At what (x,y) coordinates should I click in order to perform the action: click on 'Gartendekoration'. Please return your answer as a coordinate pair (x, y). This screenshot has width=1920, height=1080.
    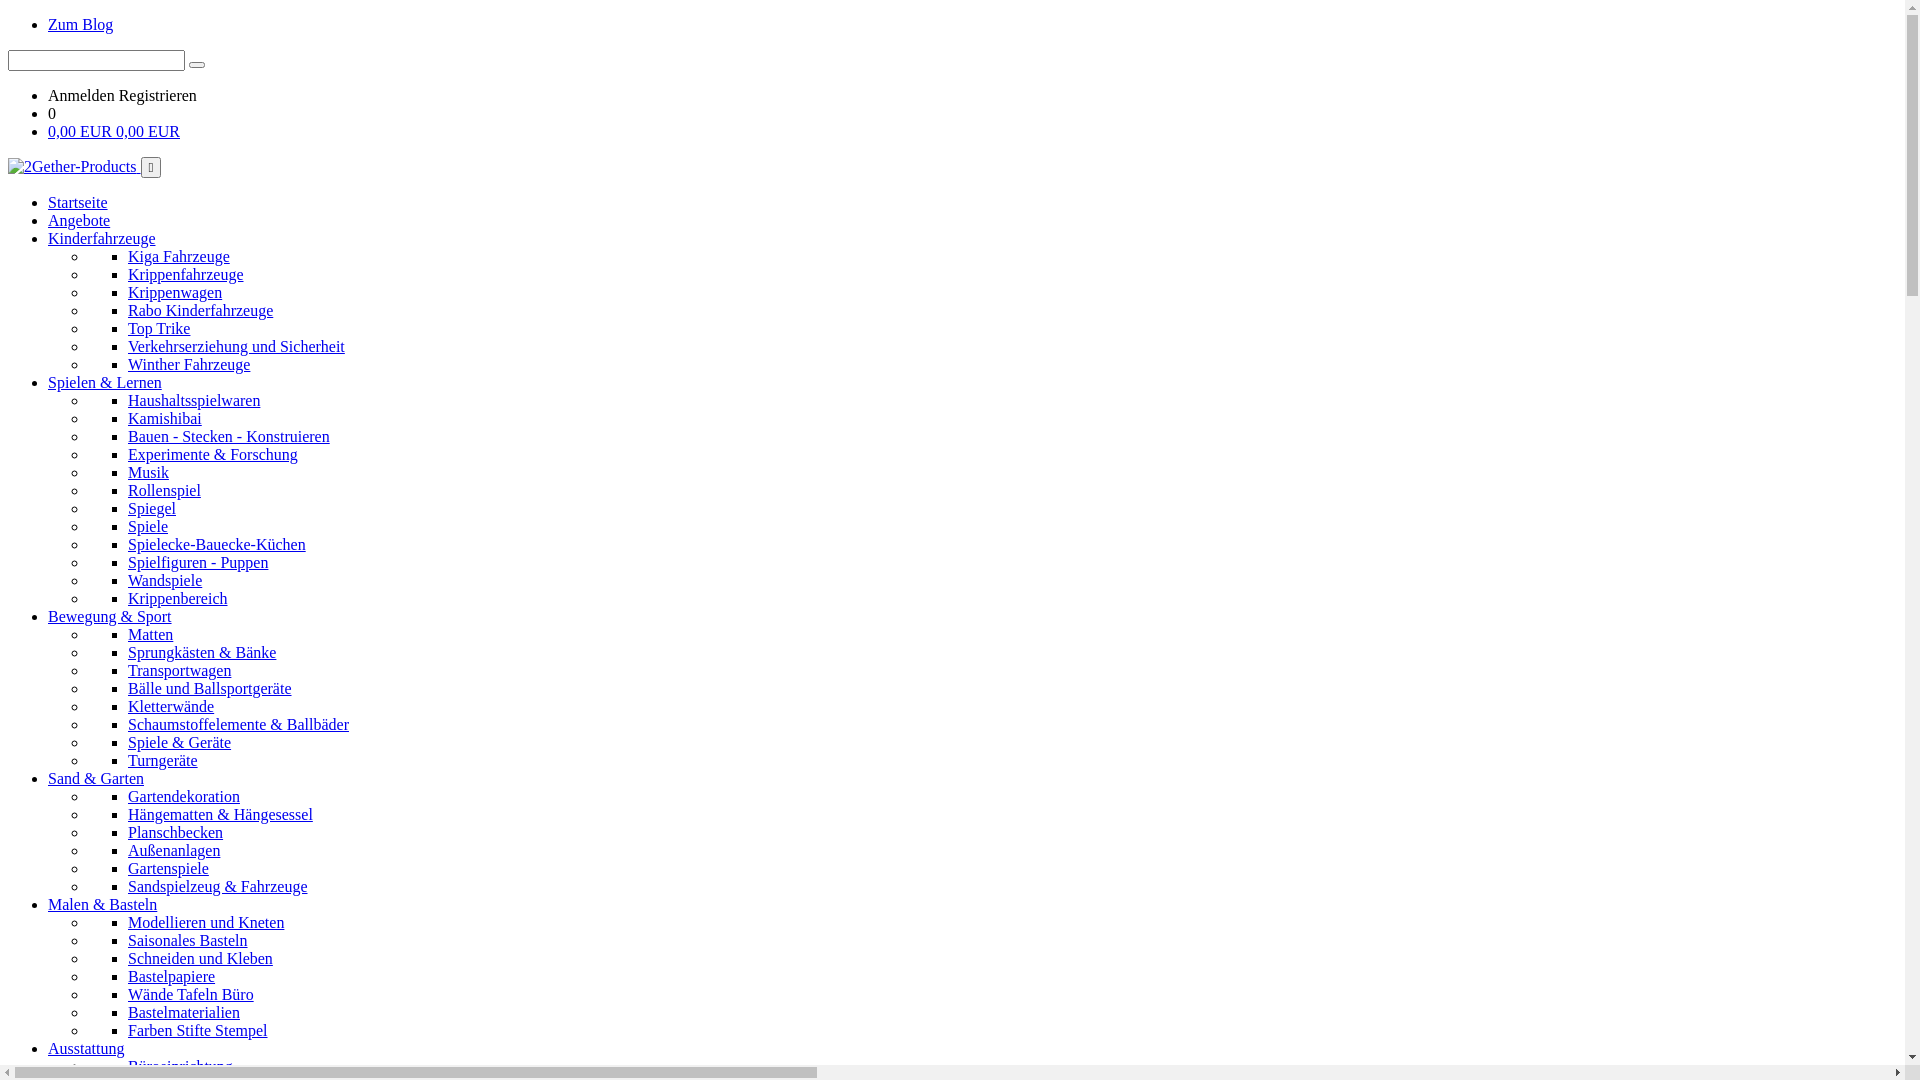
    Looking at the image, I should click on (183, 795).